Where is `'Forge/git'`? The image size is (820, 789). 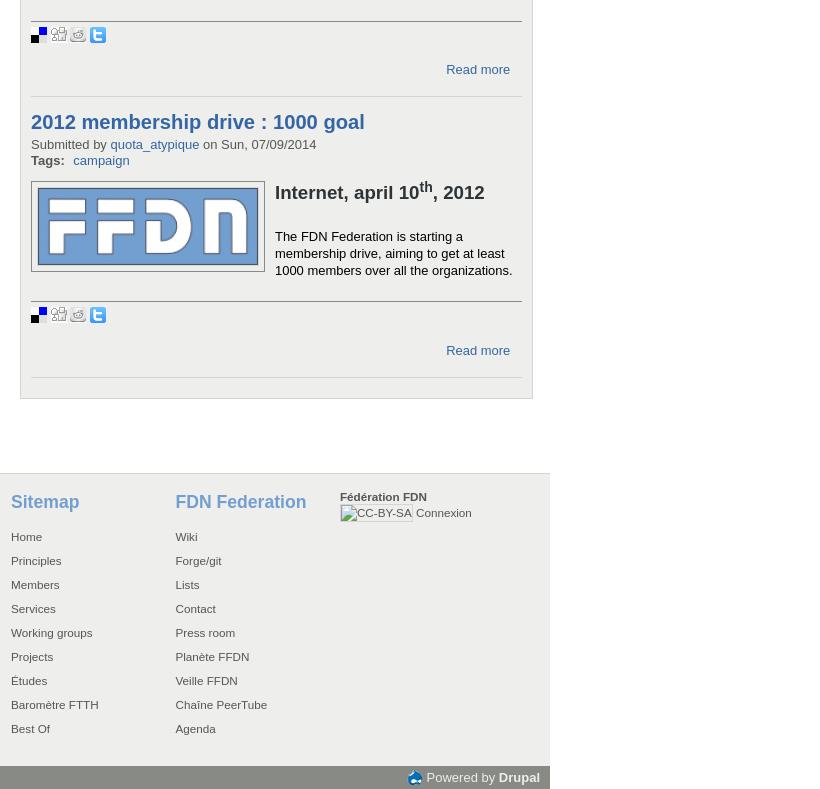 'Forge/git' is located at coordinates (174, 559).